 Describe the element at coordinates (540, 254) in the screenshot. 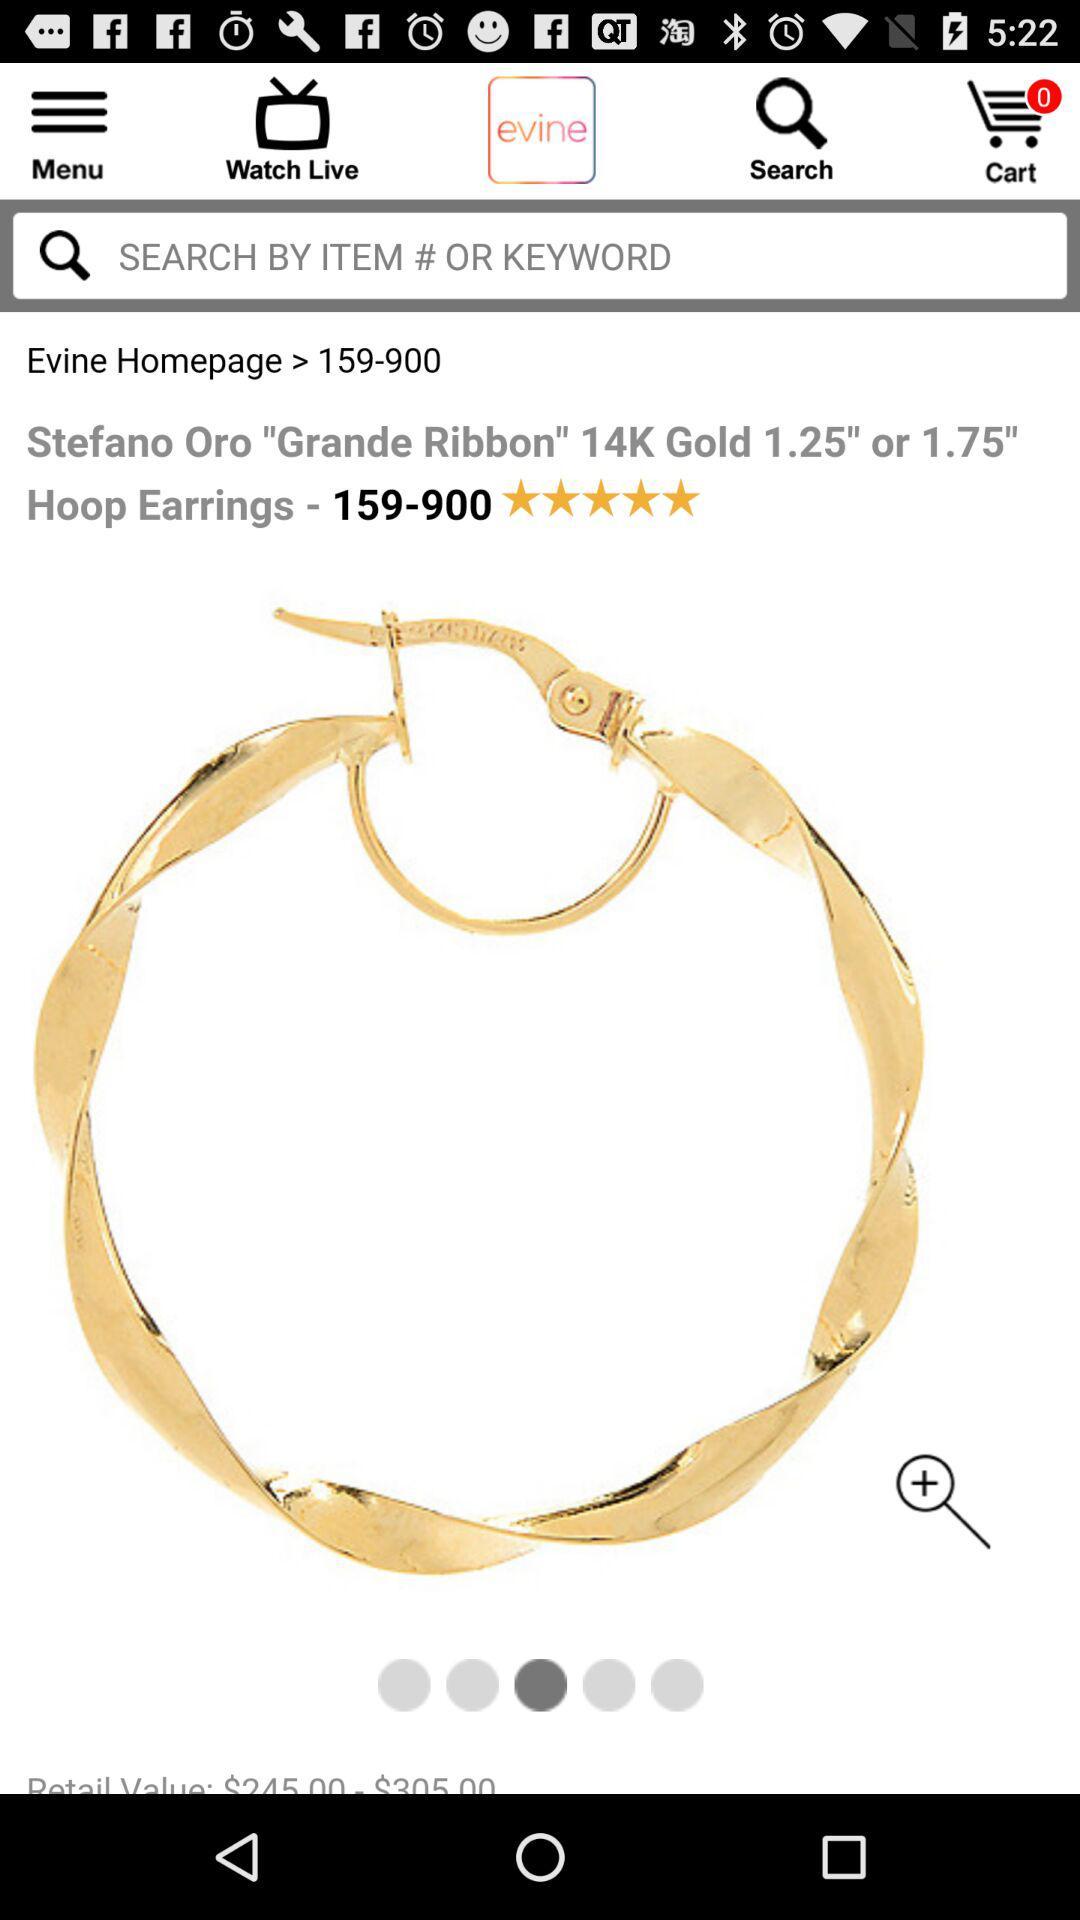

I see `search item` at that location.